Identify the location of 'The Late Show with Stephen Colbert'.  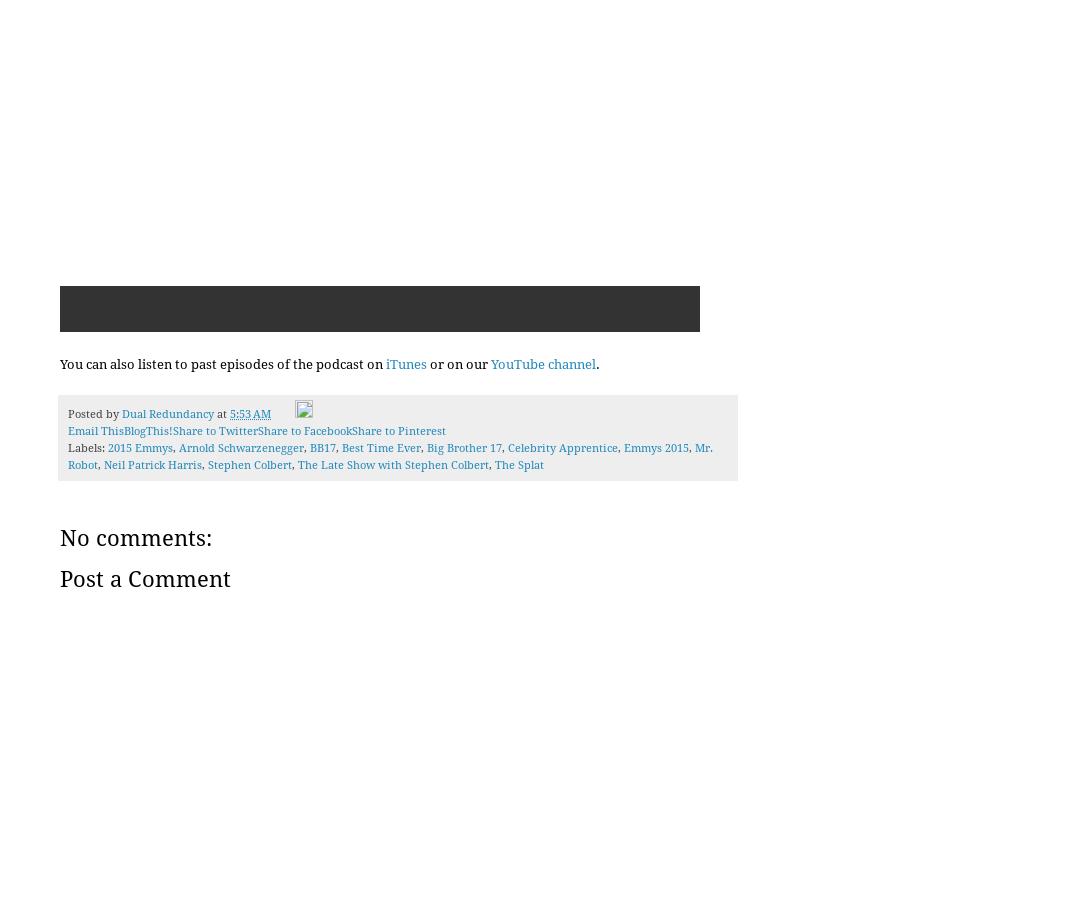
(393, 465).